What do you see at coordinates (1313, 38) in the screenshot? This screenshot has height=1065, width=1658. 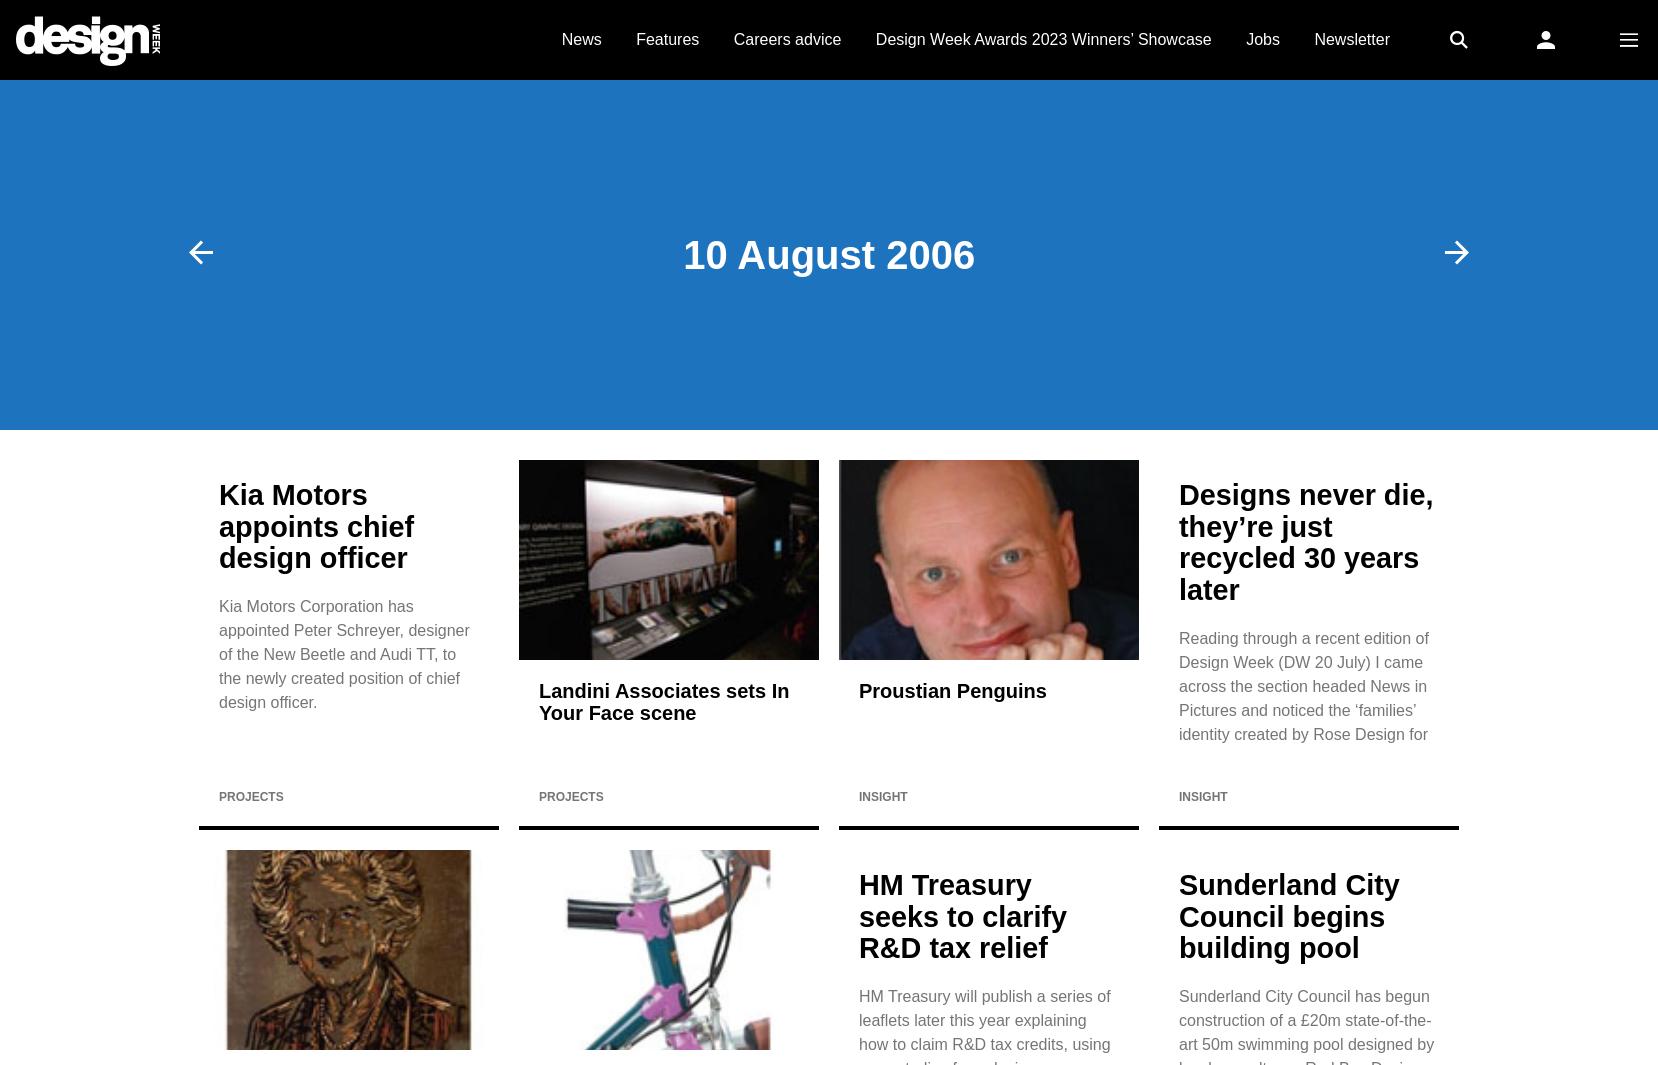 I see `'Newsletter'` at bounding box center [1313, 38].